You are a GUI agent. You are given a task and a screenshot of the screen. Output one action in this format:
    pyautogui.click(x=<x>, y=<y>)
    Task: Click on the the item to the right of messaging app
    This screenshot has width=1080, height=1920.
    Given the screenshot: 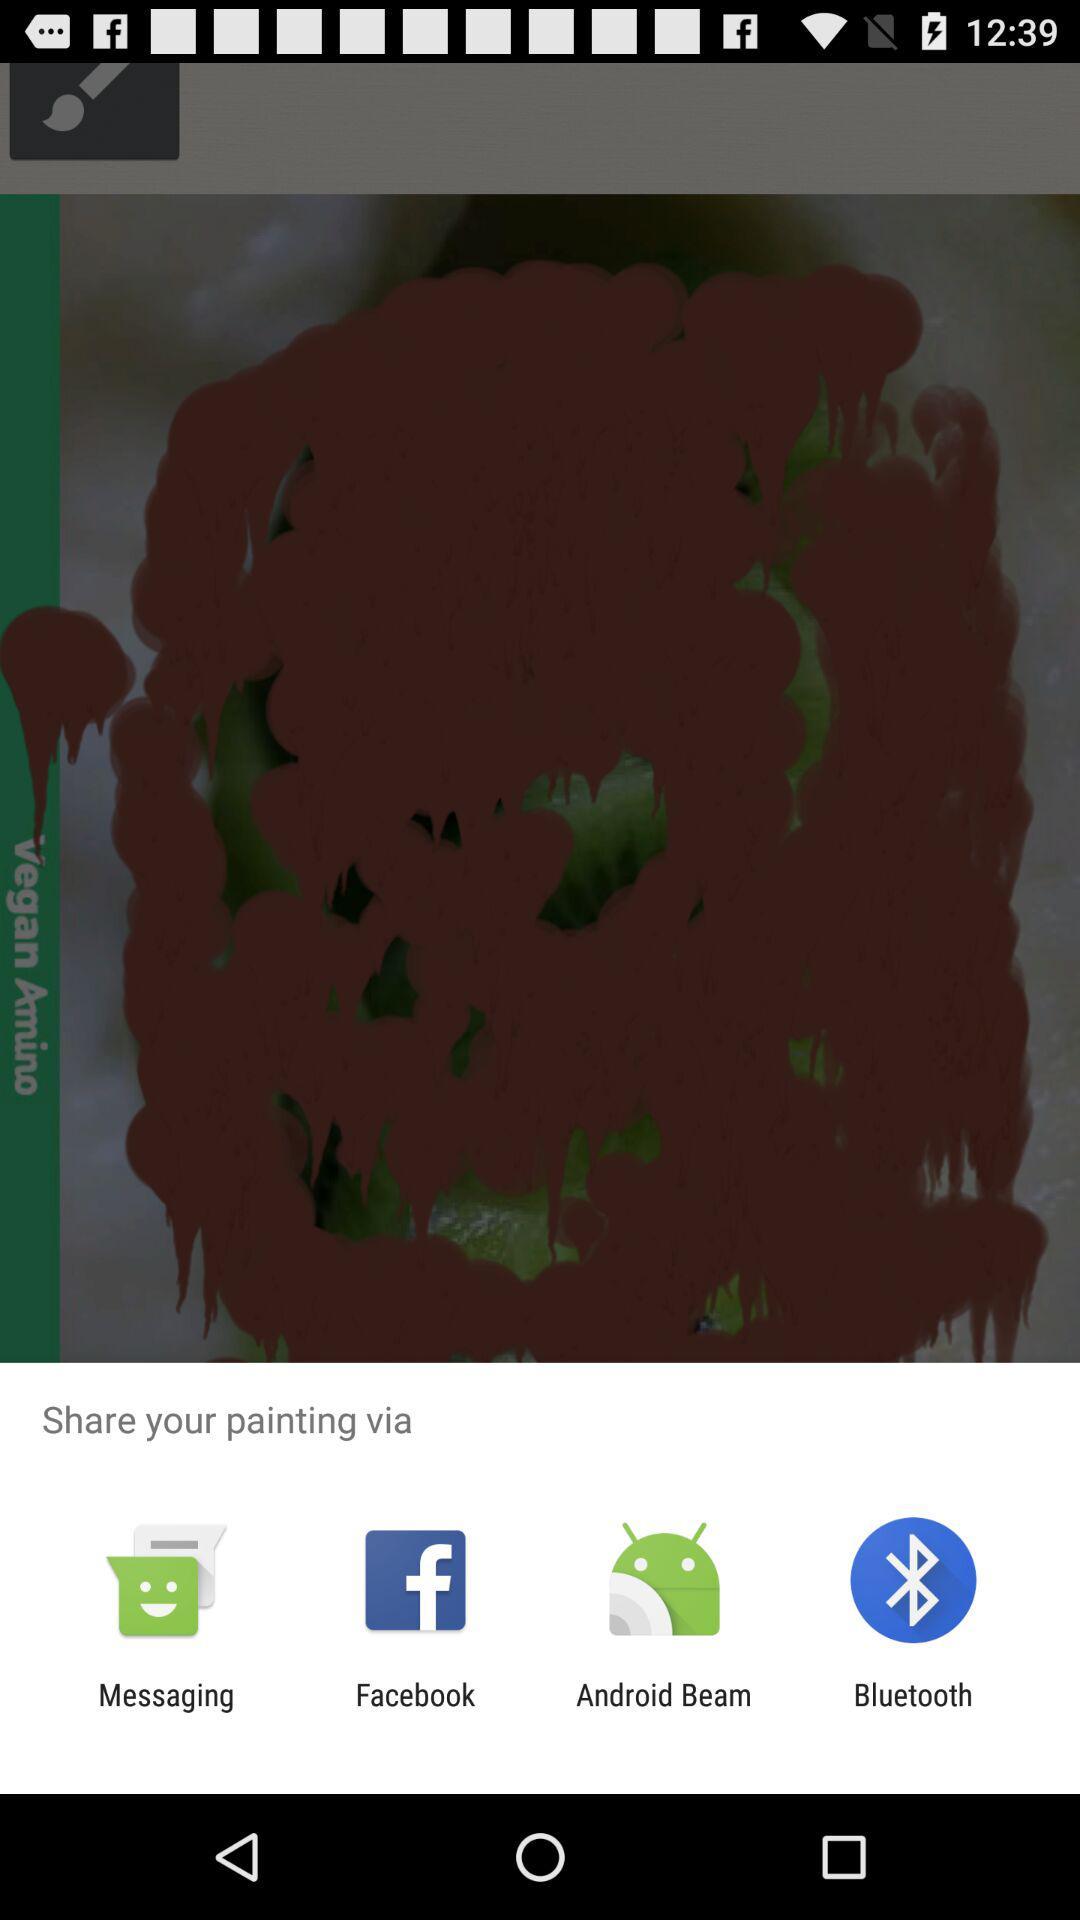 What is the action you would take?
    pyautogui.click(x=414, y=1711)
    